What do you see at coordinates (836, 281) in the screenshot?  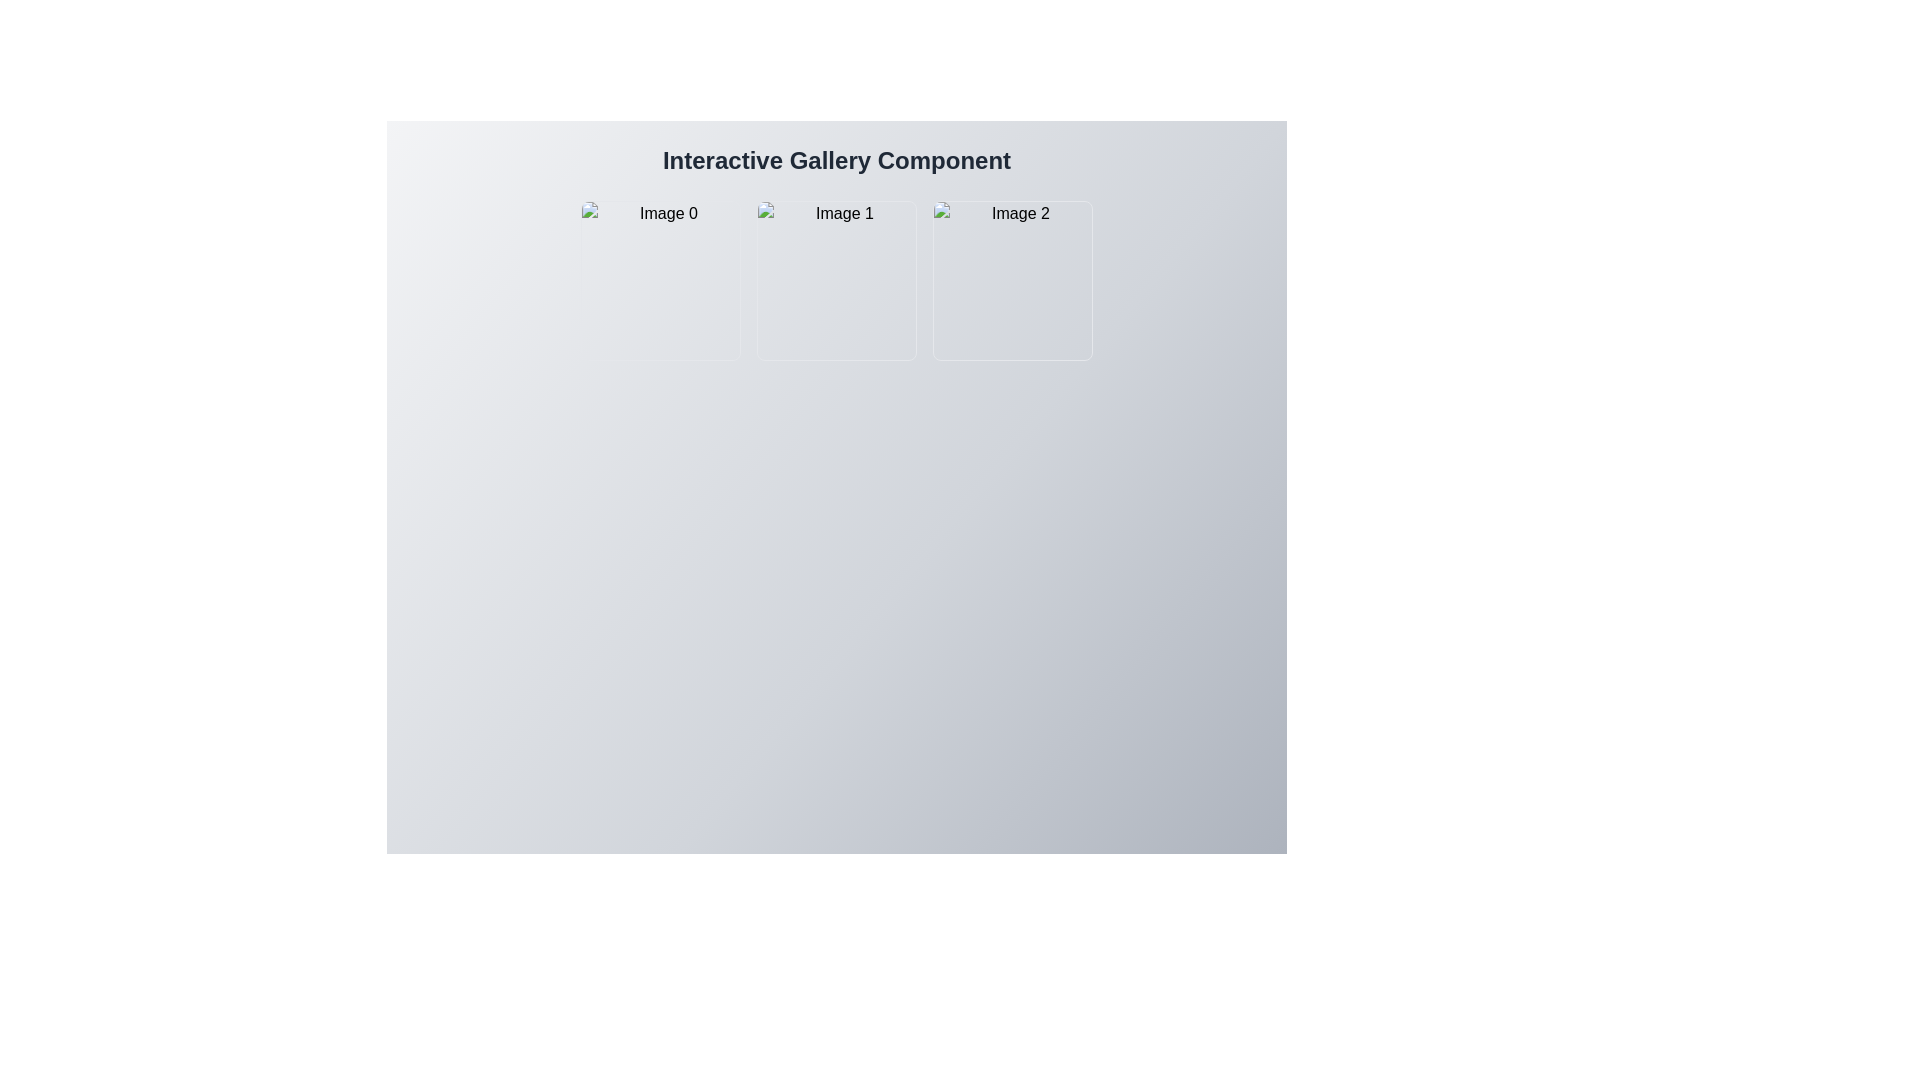 I see `the interactive thumbnail image representing 'Image 1'` at bounding box center [836, 281].